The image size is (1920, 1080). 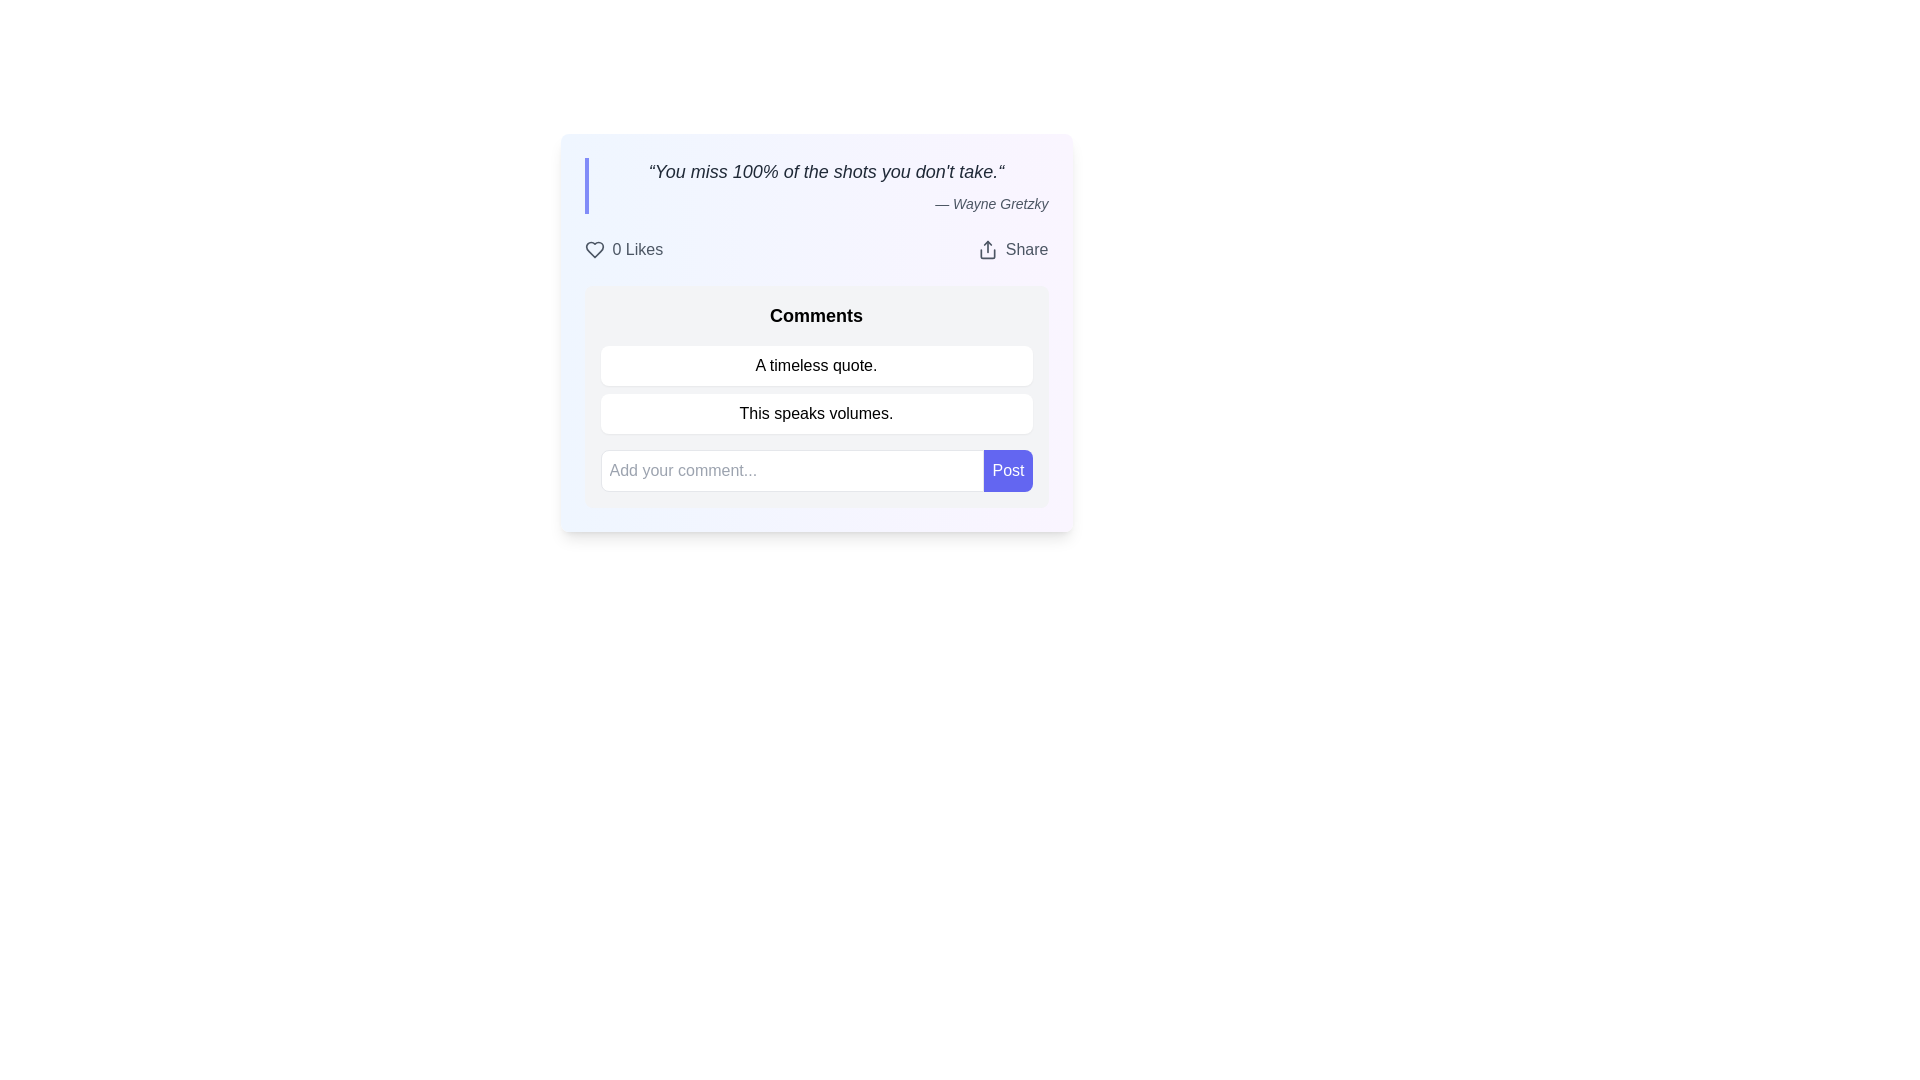 What do you see at coordinates (593, 249) in the screenshot?
I see `the heart-shaped icon located to the left of the text '0 Likes'` at bounding box center [593, 249].